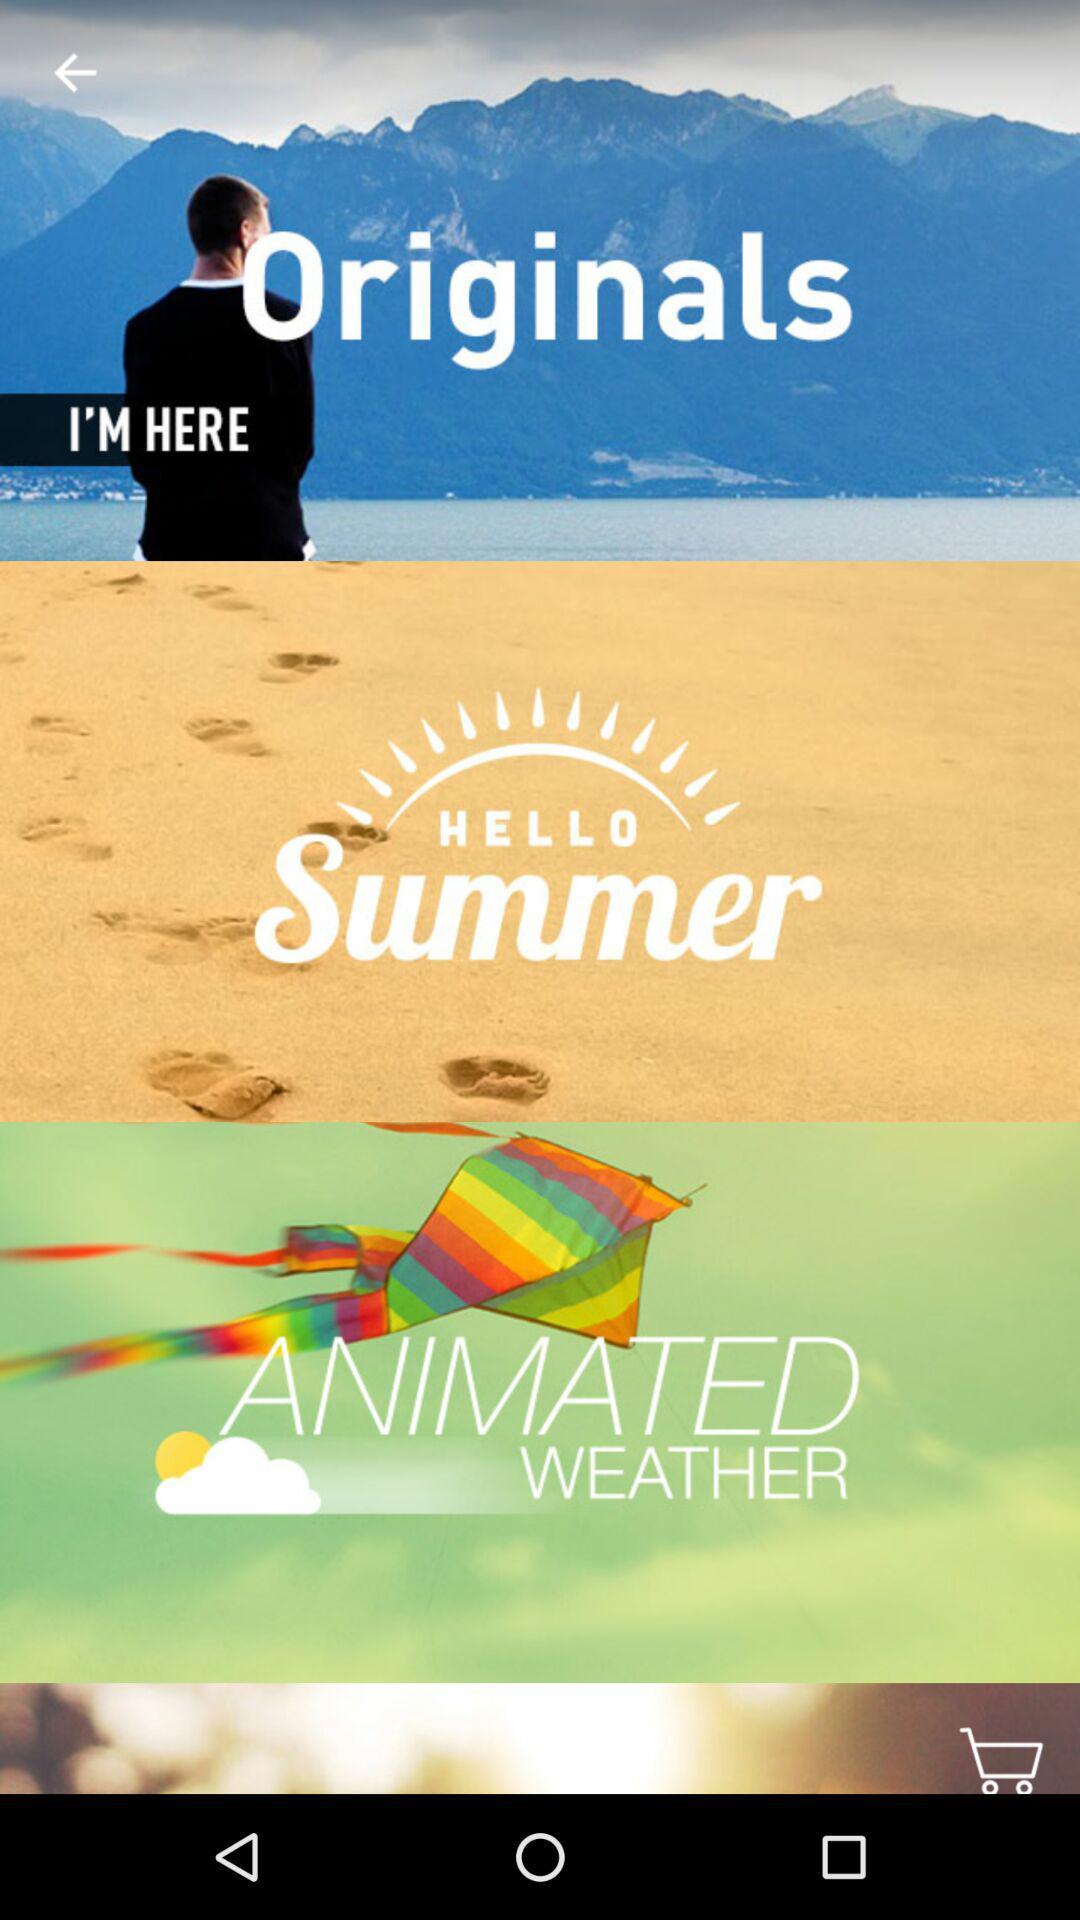 This screenshot has height=1920, width=1080. What do you see at coordinates (58, 73) in the screenshot?
I see `the item at the top left corner` at bounding box center [58, 73].